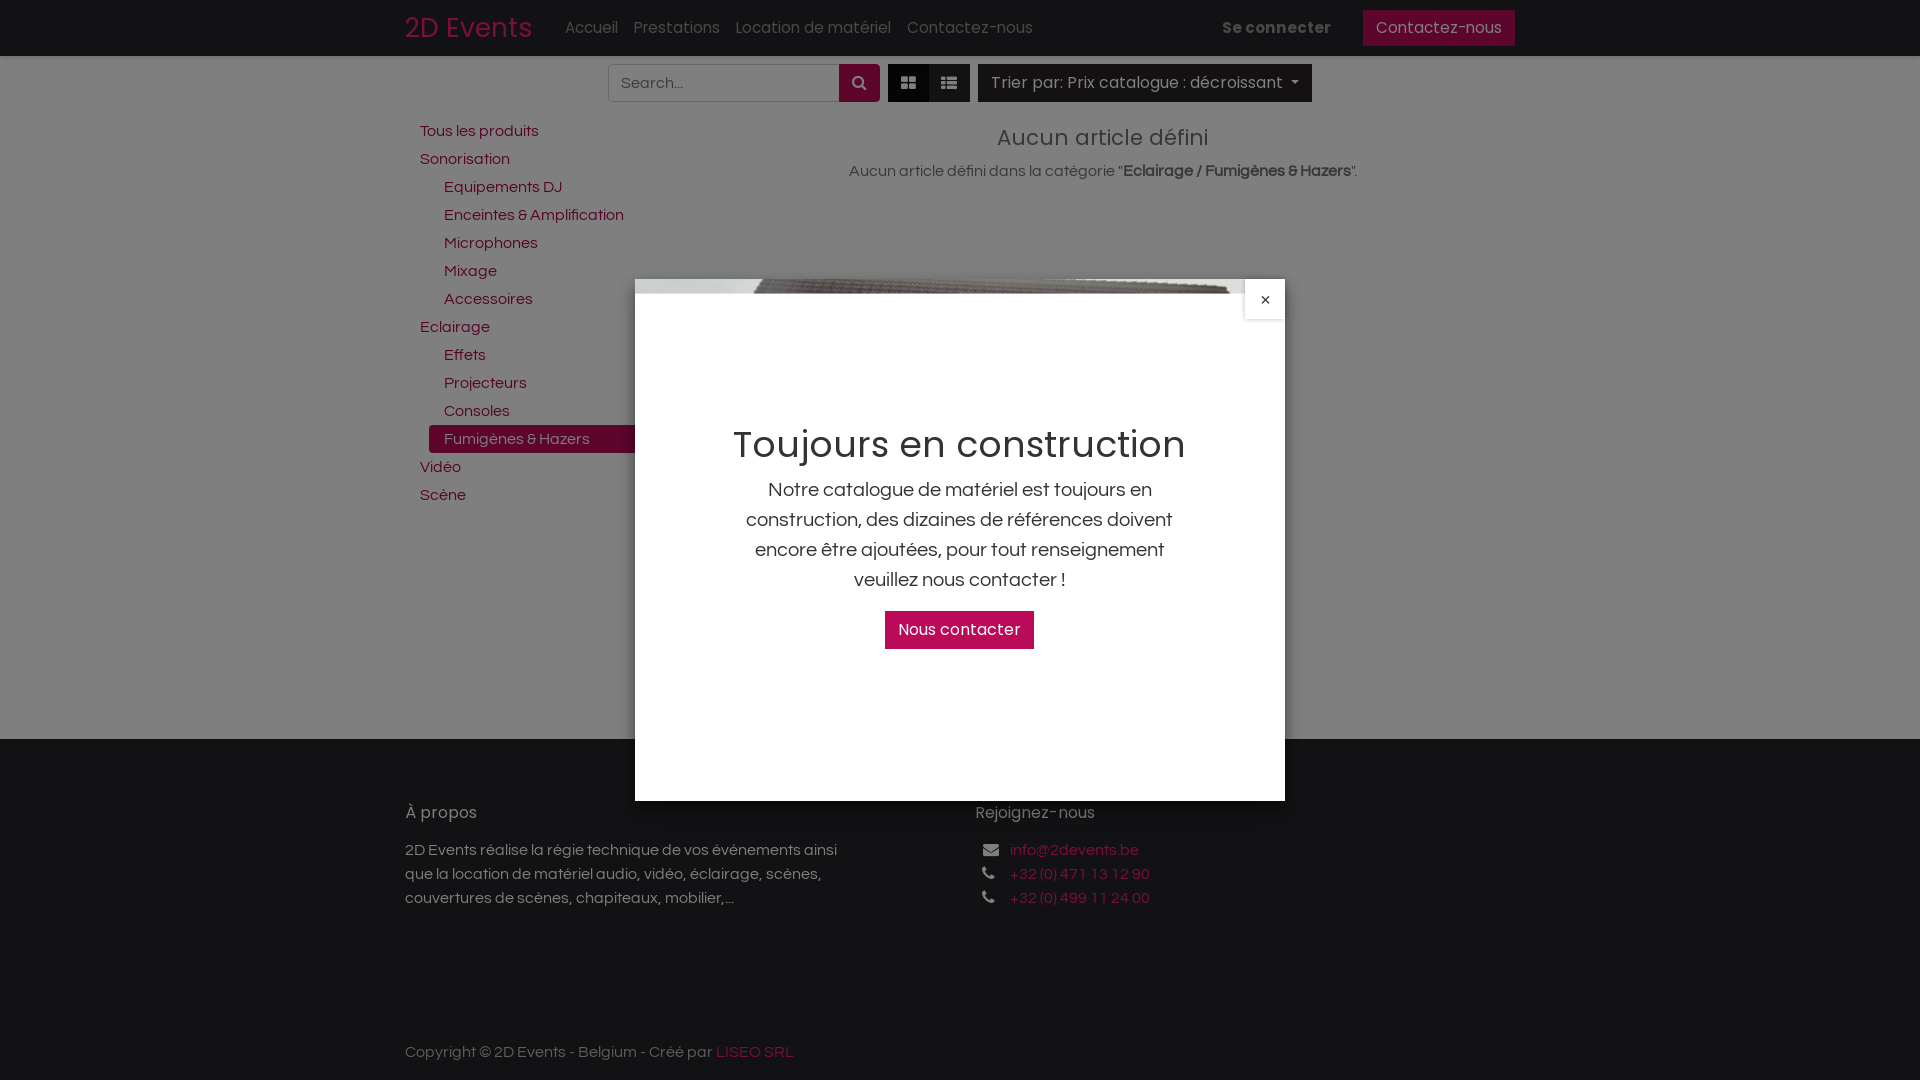 This screenshot has height=1080, width=1920. What do you see at coordinates (1073, 849) in the screenshot?
I see `'info@2devents.be'` at bounding box center [1073, 849].